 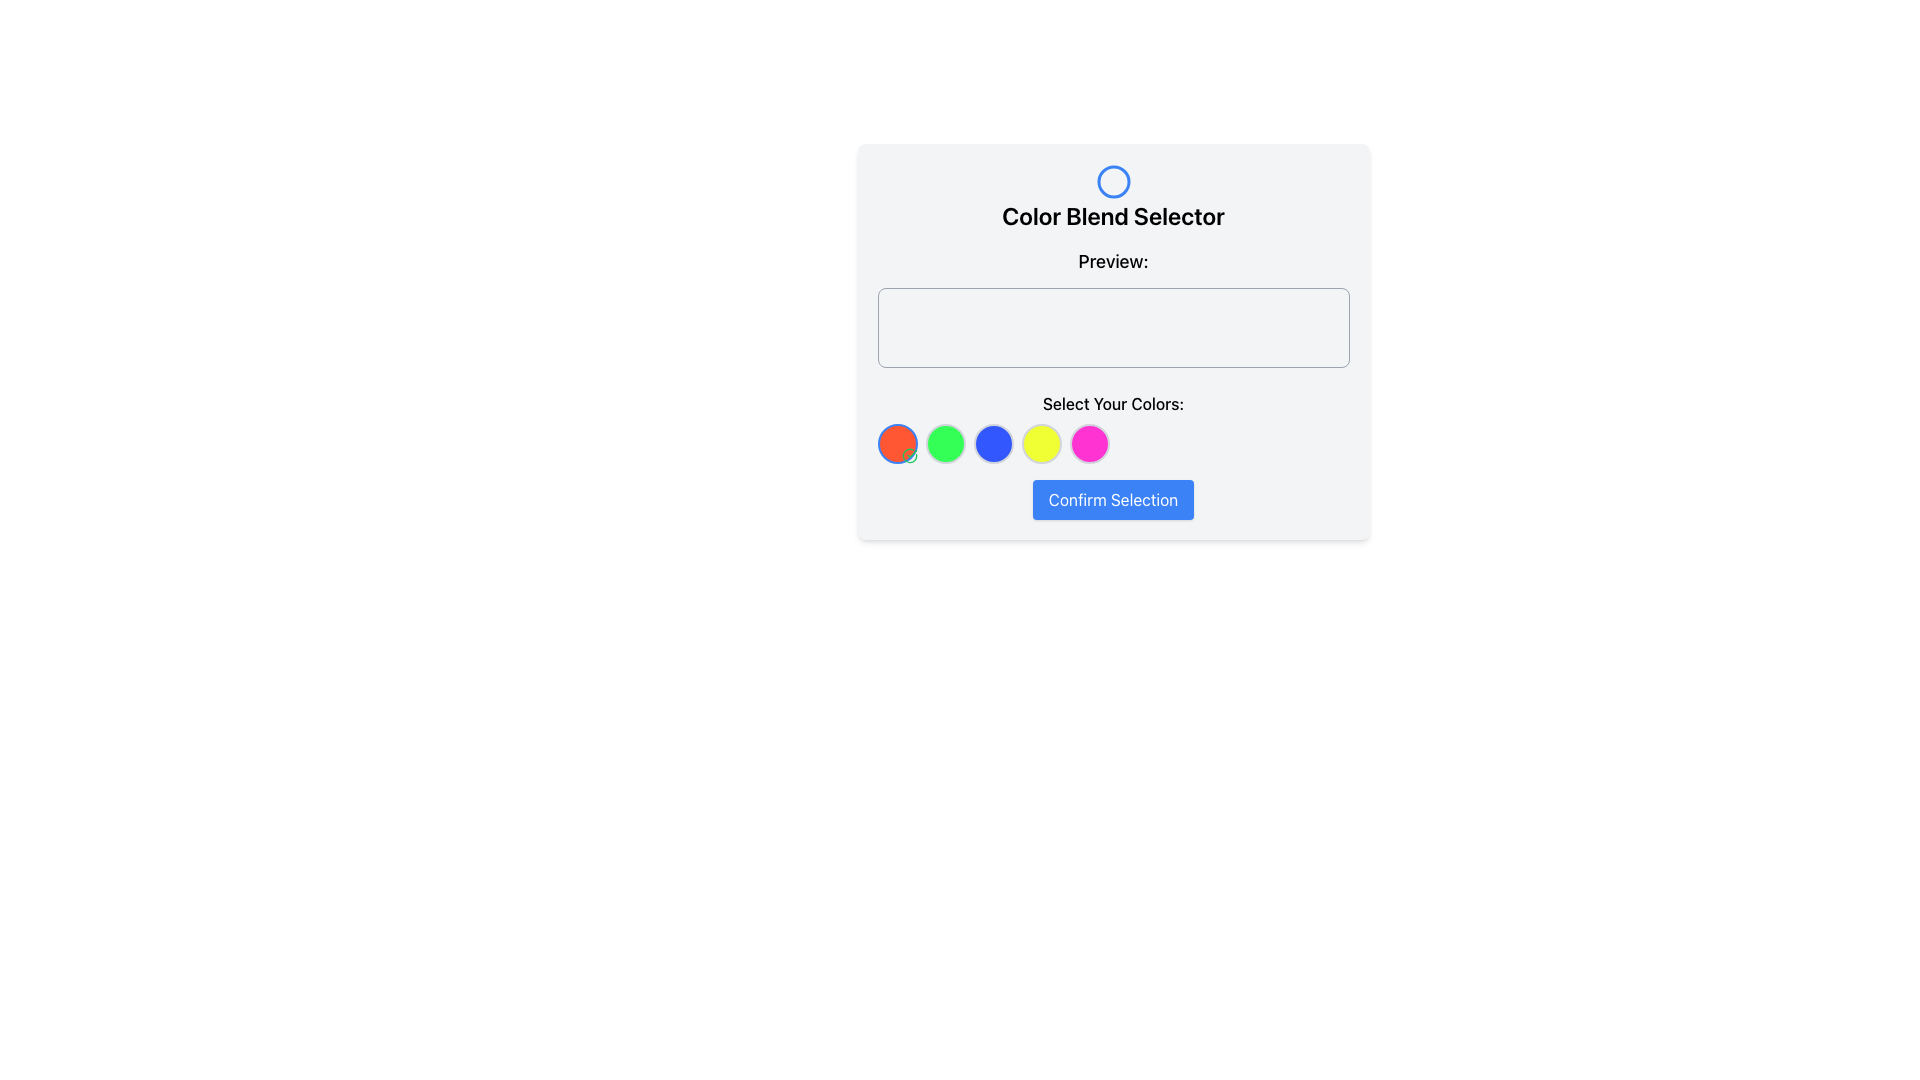 I want to click on the fifth circular button with a yellow background and gray outline in the 'Select Your Colors:' section, so click(x=1040, y=442).